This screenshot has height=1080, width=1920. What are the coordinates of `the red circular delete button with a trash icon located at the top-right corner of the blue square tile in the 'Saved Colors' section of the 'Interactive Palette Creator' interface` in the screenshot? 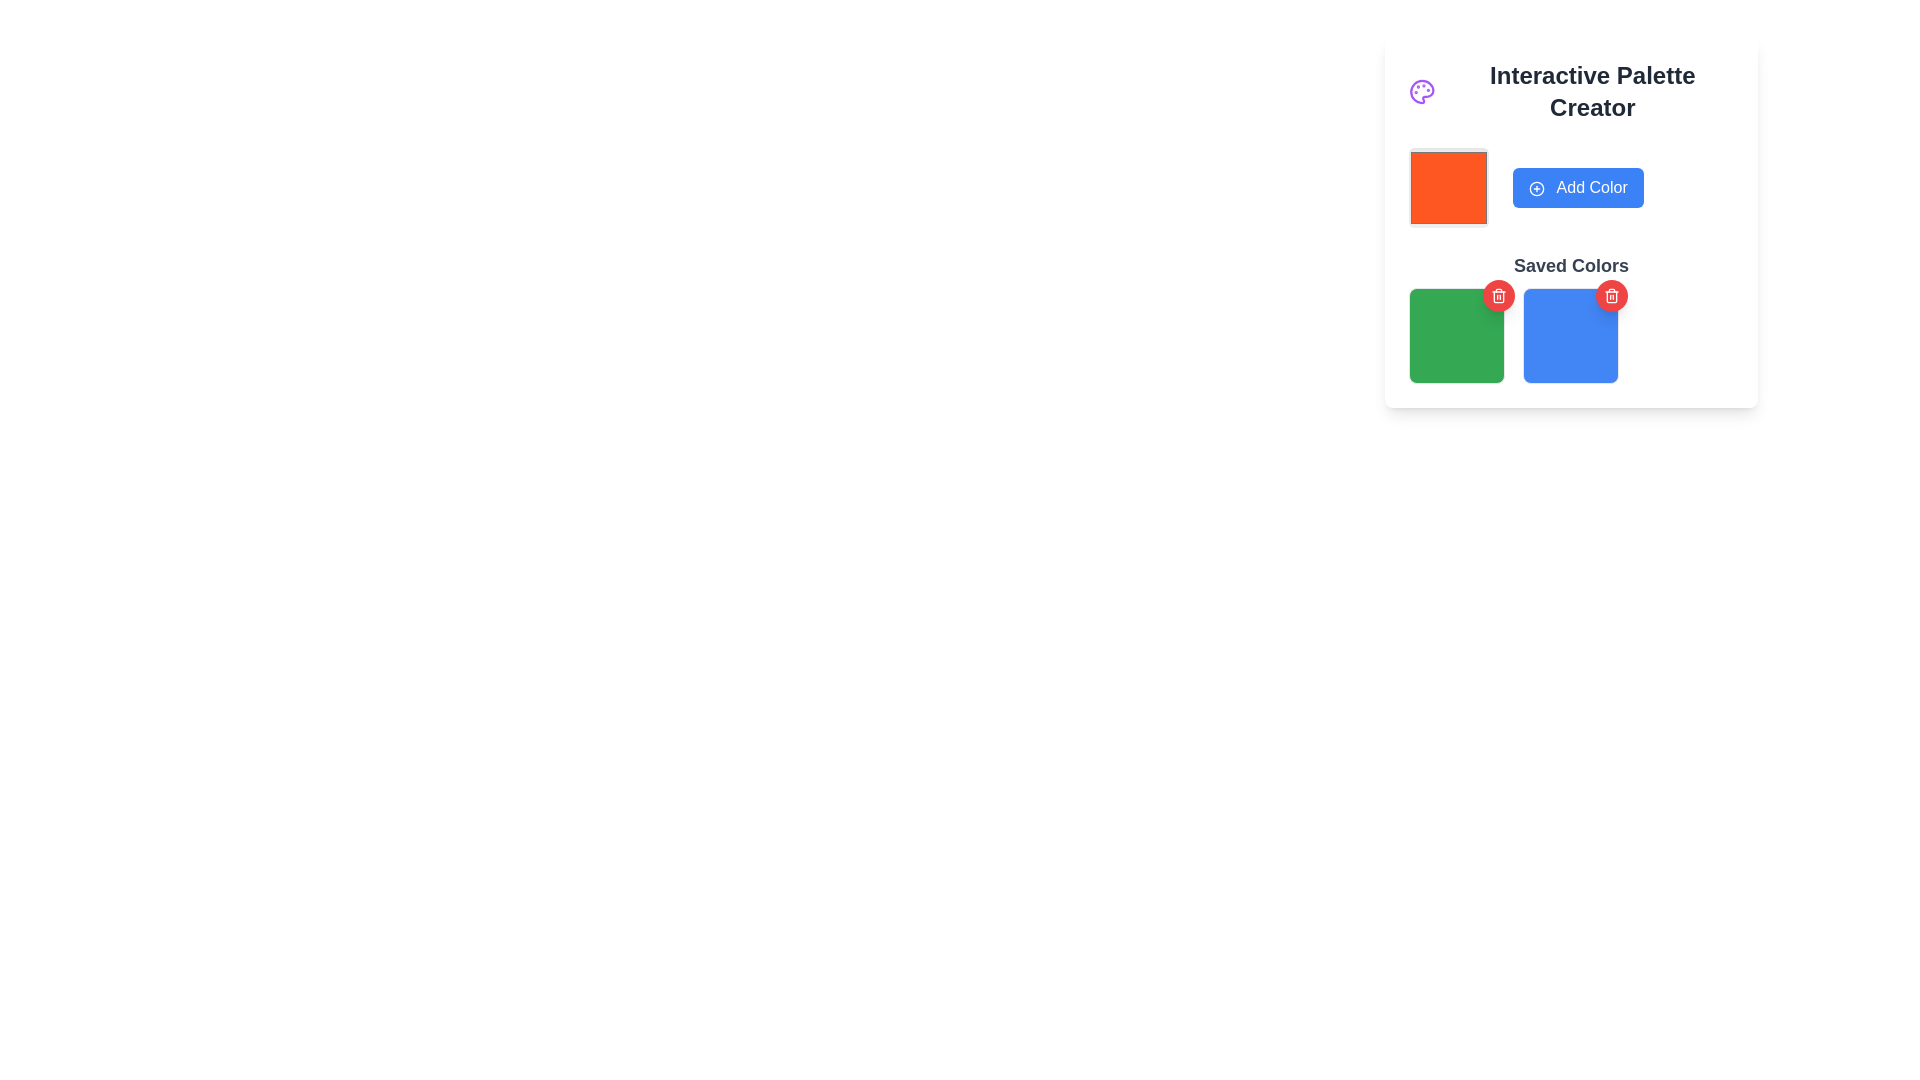 It's located at (1570, 334).